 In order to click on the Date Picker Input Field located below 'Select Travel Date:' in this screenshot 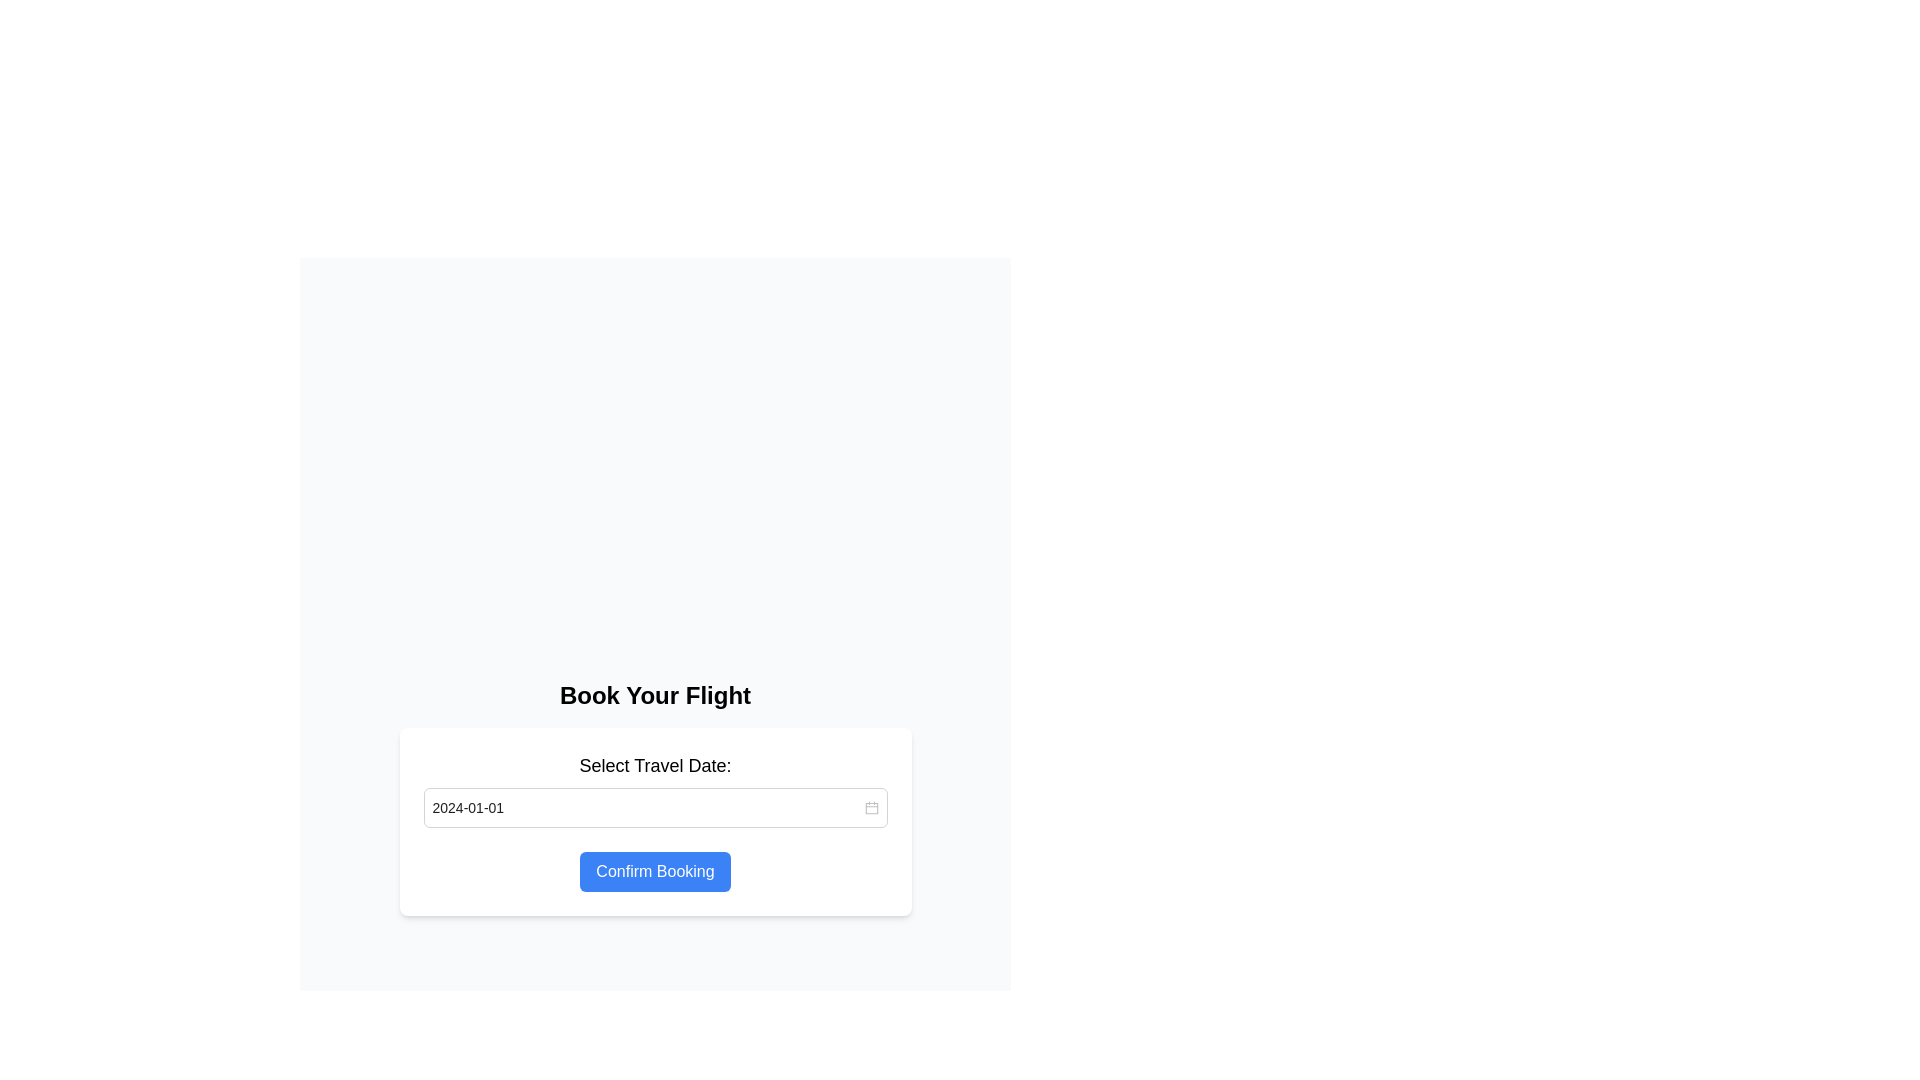, I will do `click(655, 806)`.